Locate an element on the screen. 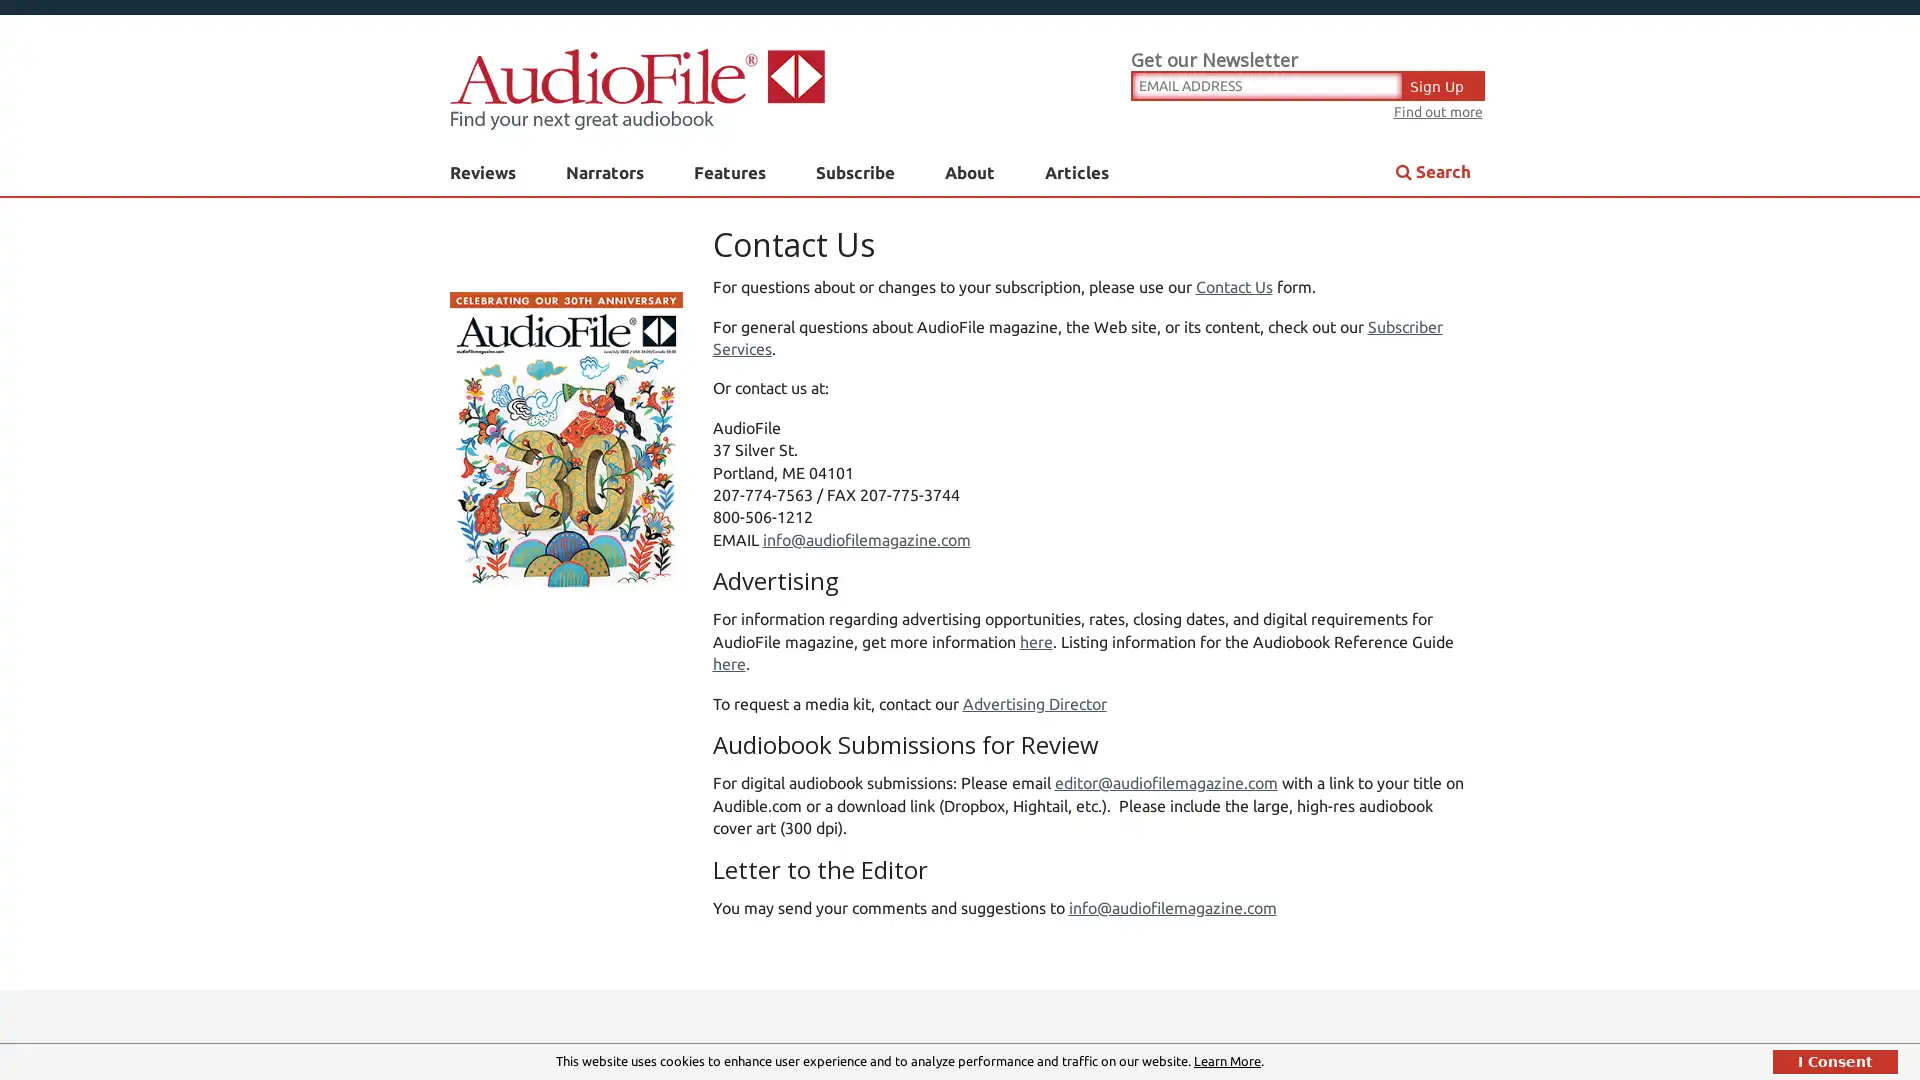 The image size is (1920, 1080). I Consent is located at coordinates (1835, 1060).